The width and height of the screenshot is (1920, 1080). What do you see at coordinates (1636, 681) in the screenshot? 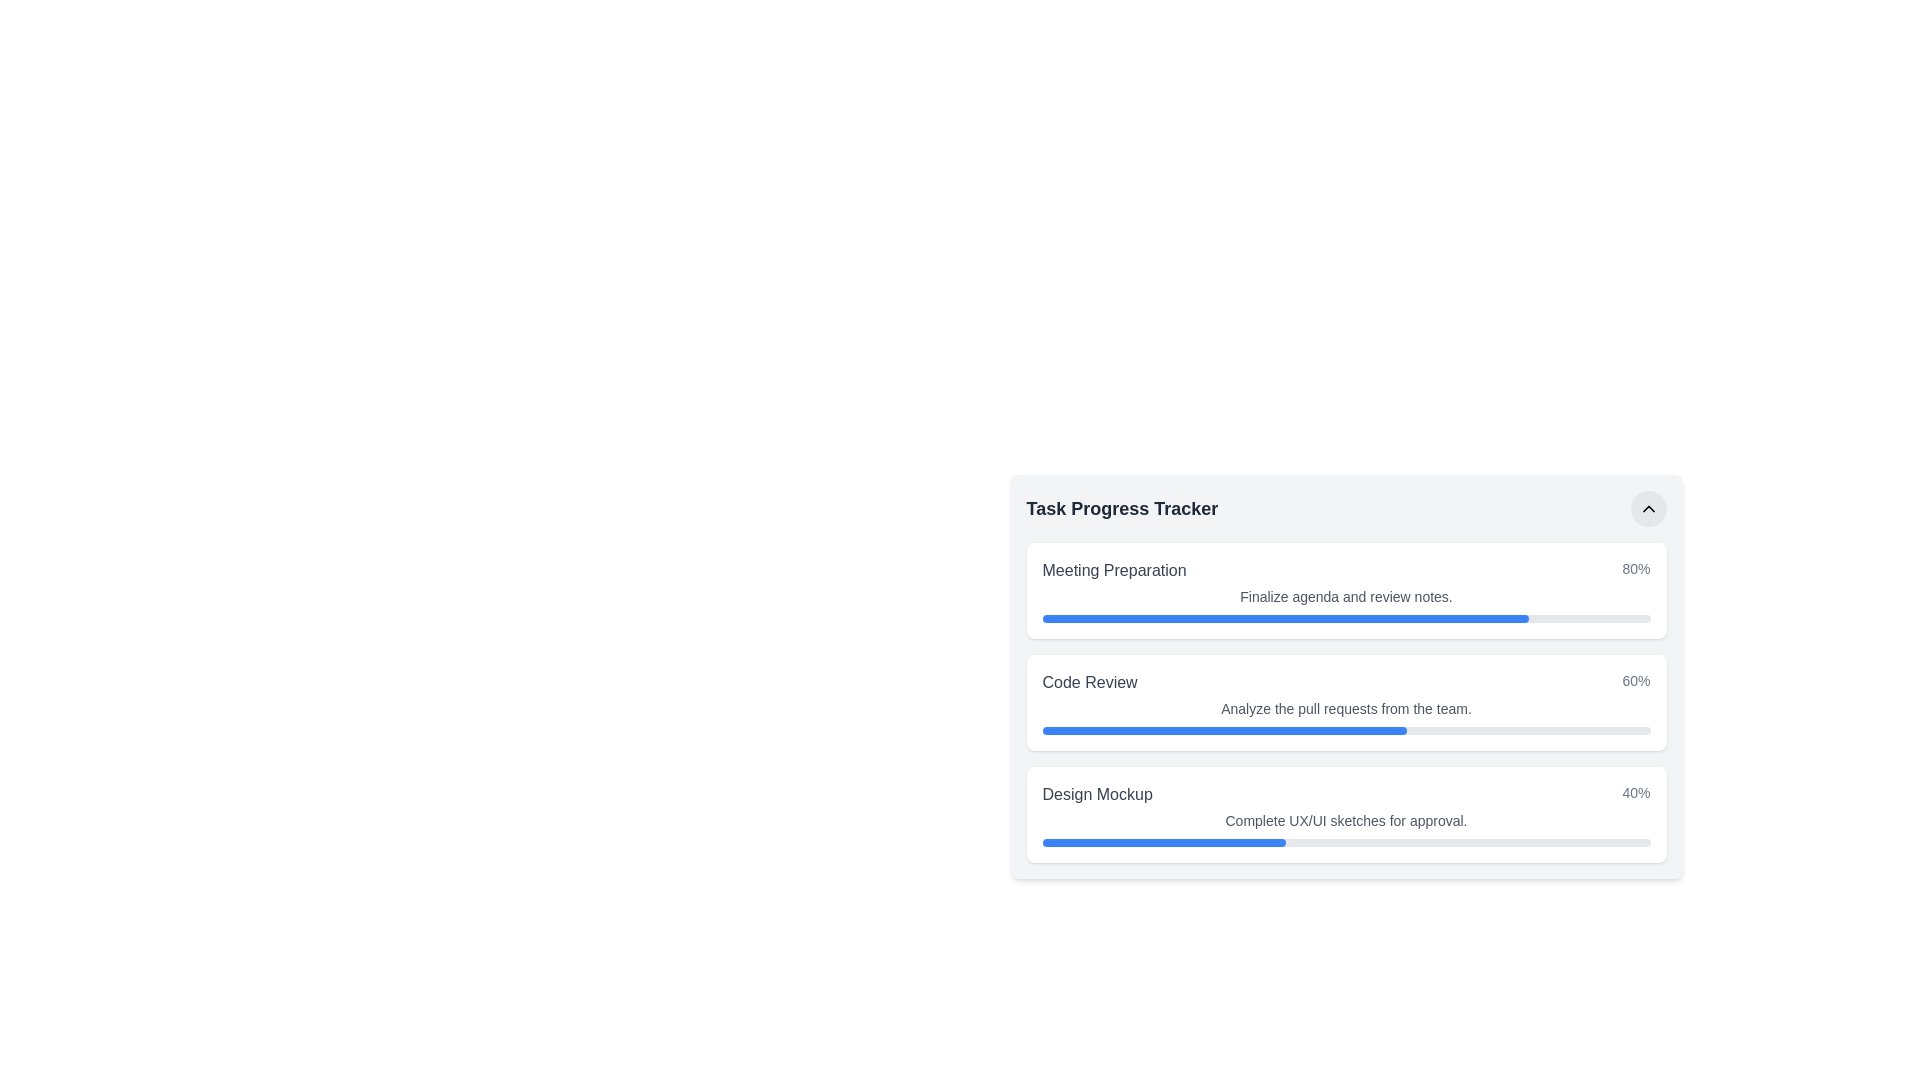
I see `the static text label displaying '60%' located on the top-right side of the 'Code Review' section in the task tracker layout` at bounding box center [1636, 681].